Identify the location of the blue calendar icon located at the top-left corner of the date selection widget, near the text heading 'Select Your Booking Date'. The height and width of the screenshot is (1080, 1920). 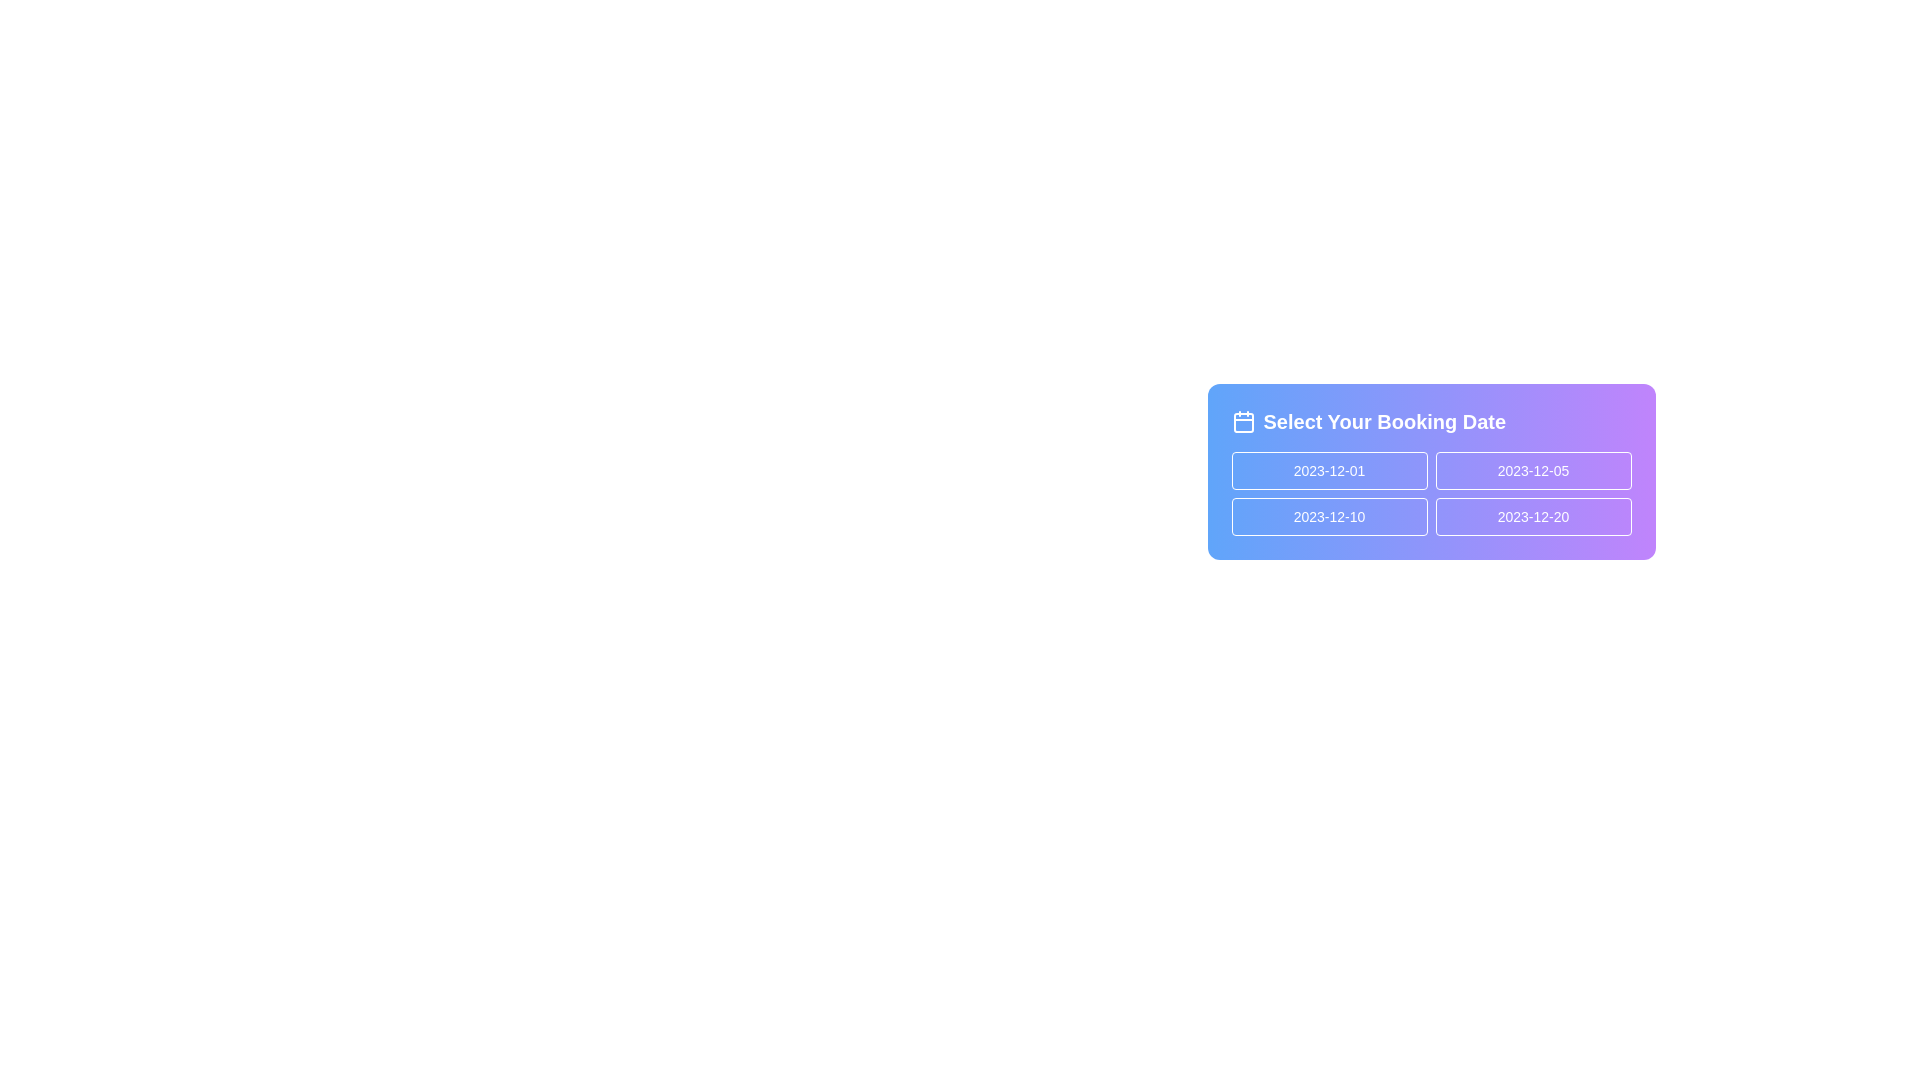
(1242, 422).